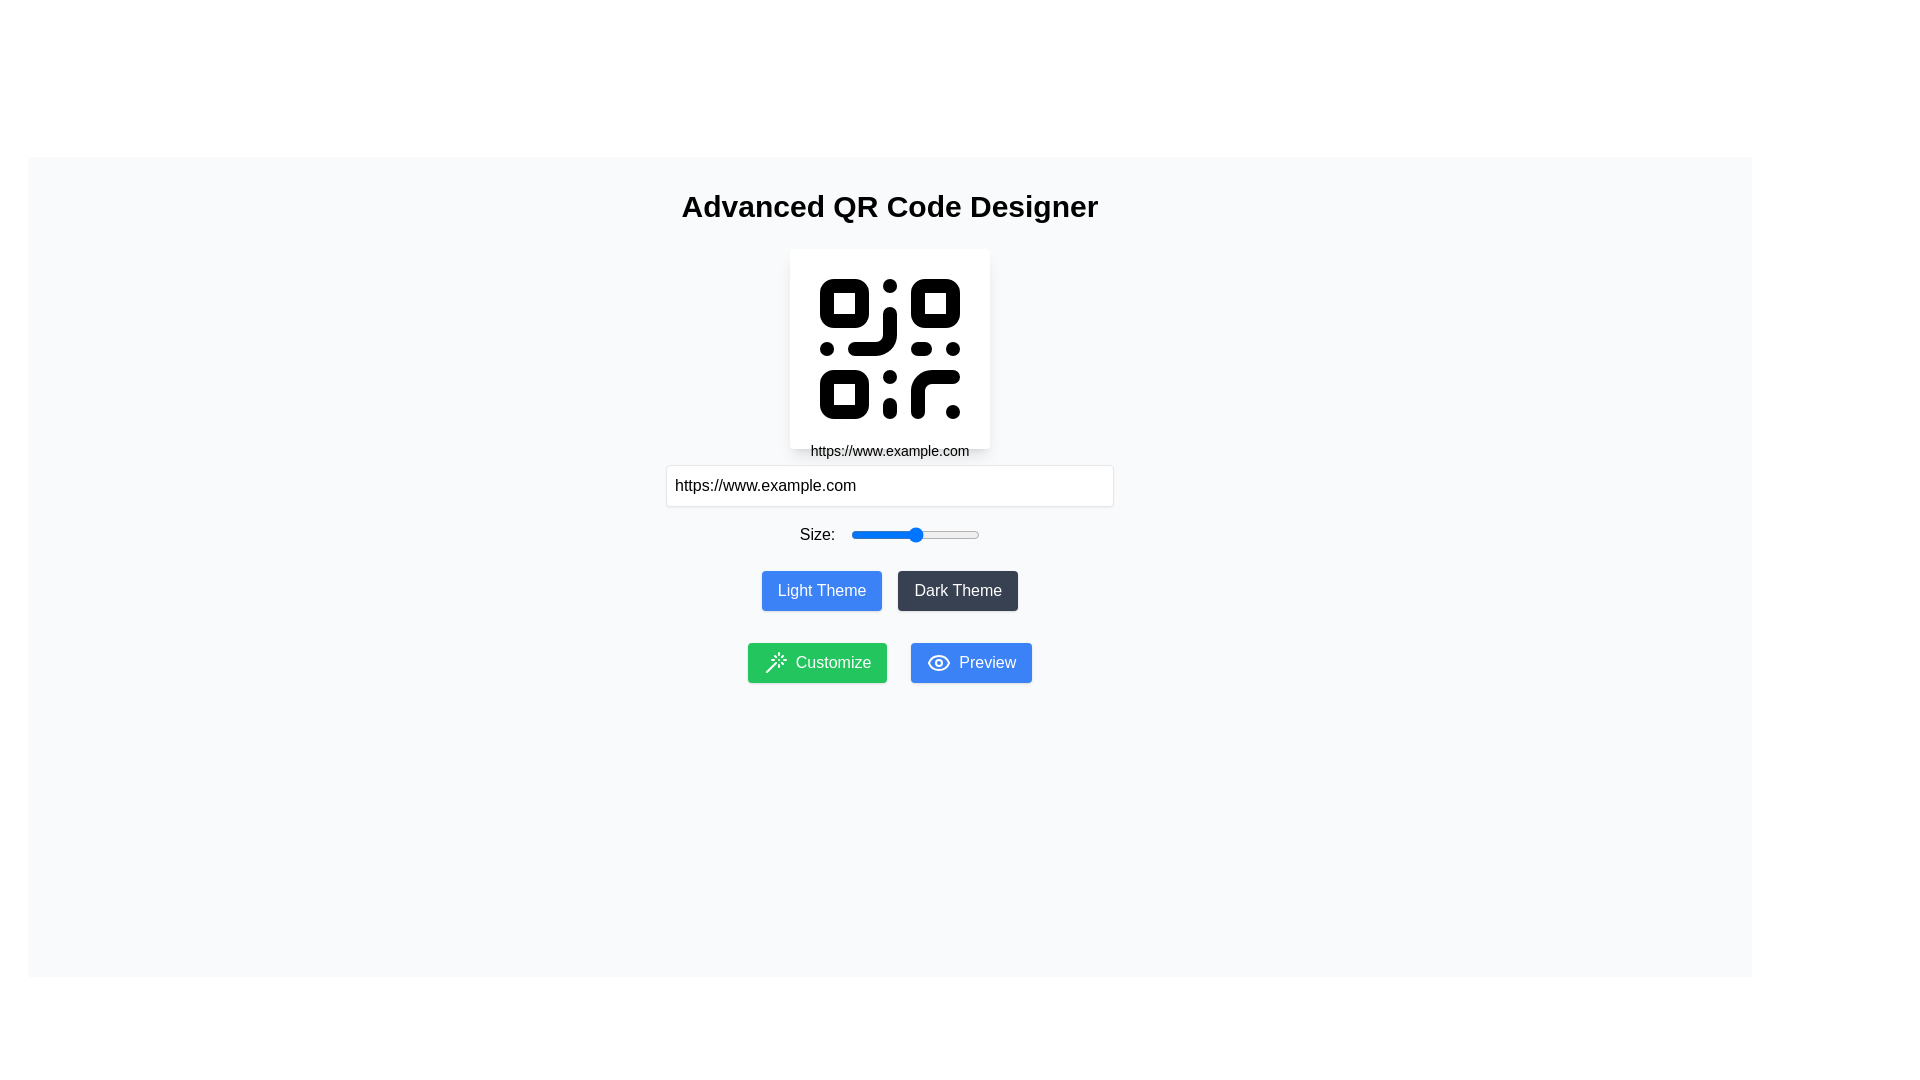  What do you see at coordinates (822, 589) in the screenshot?
I see `the 'Light Theme' button, which is a rectangular button with a blue background and white text` at bounding box center [822, 589].